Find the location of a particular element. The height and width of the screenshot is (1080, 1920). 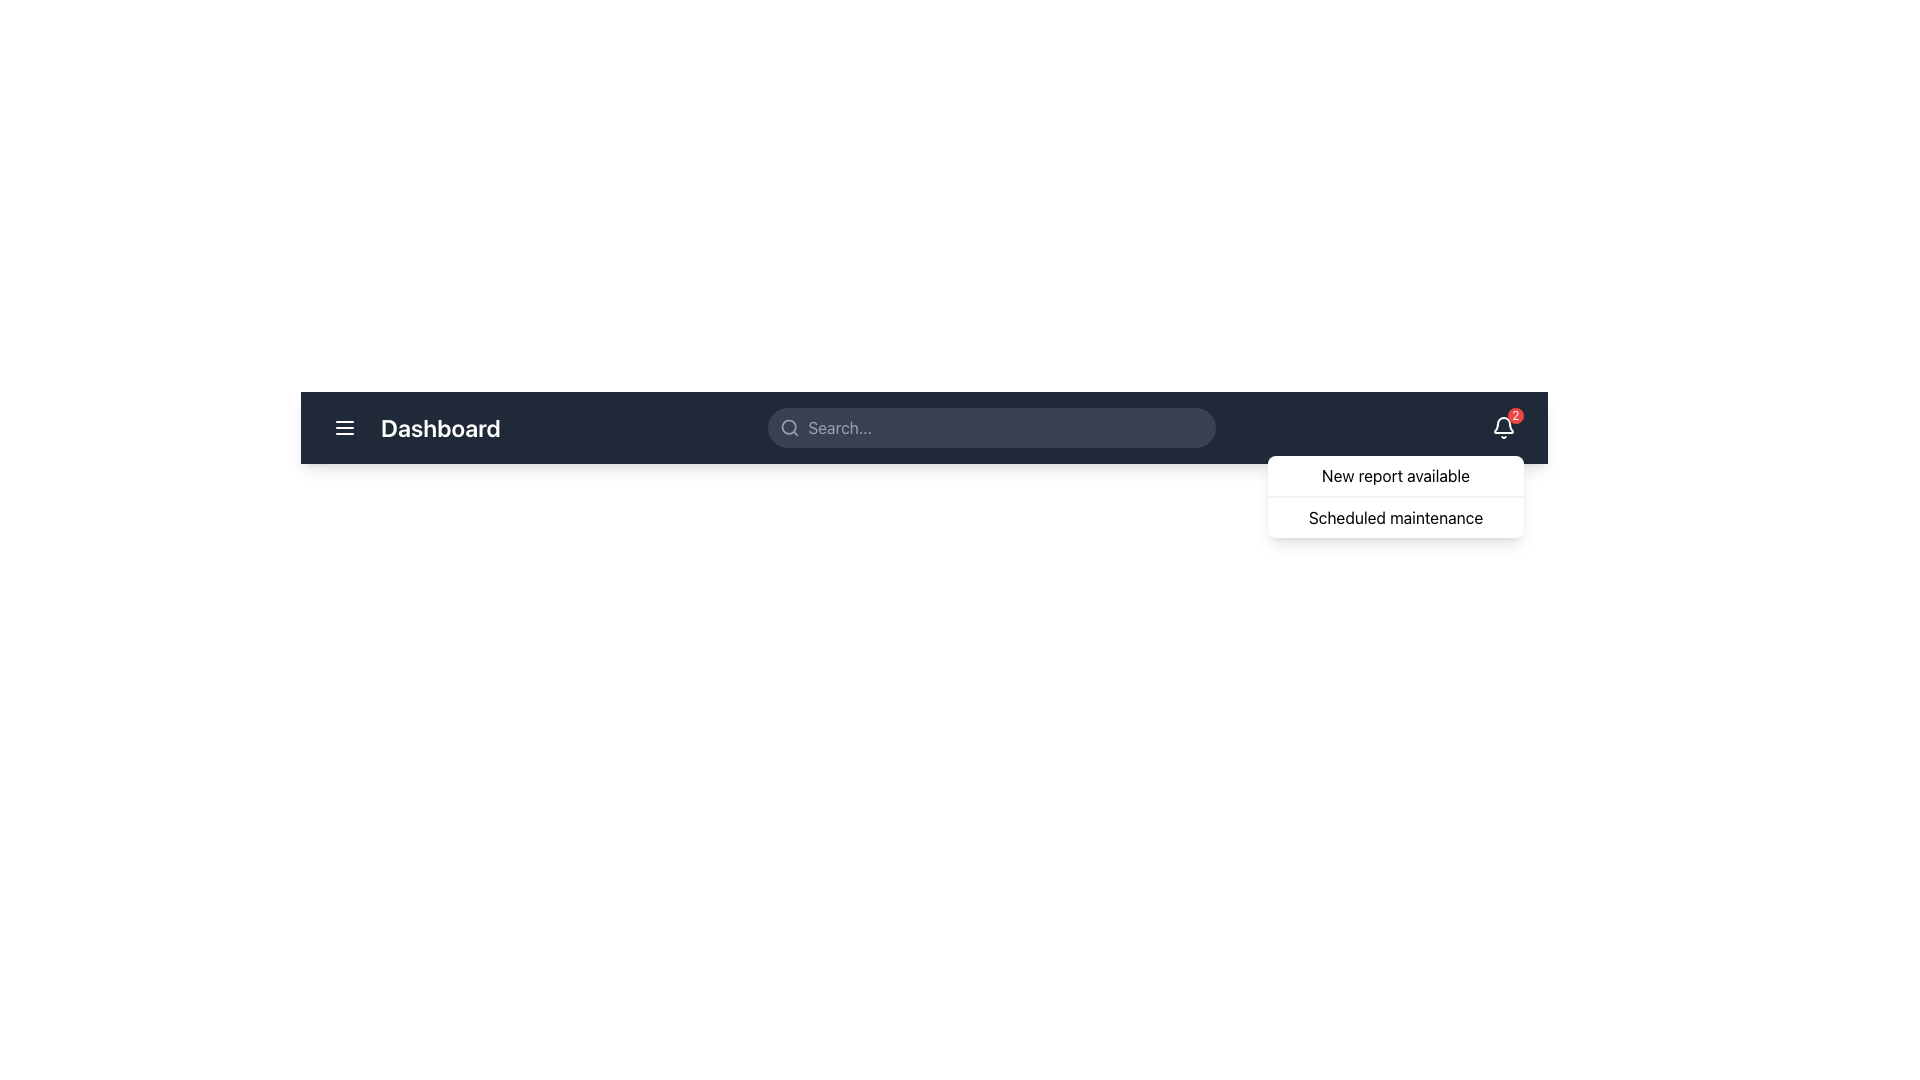

the menu icon located in the top-left corner of the interface to possibly reveal a tooltip is located at coordinates (345, 427).